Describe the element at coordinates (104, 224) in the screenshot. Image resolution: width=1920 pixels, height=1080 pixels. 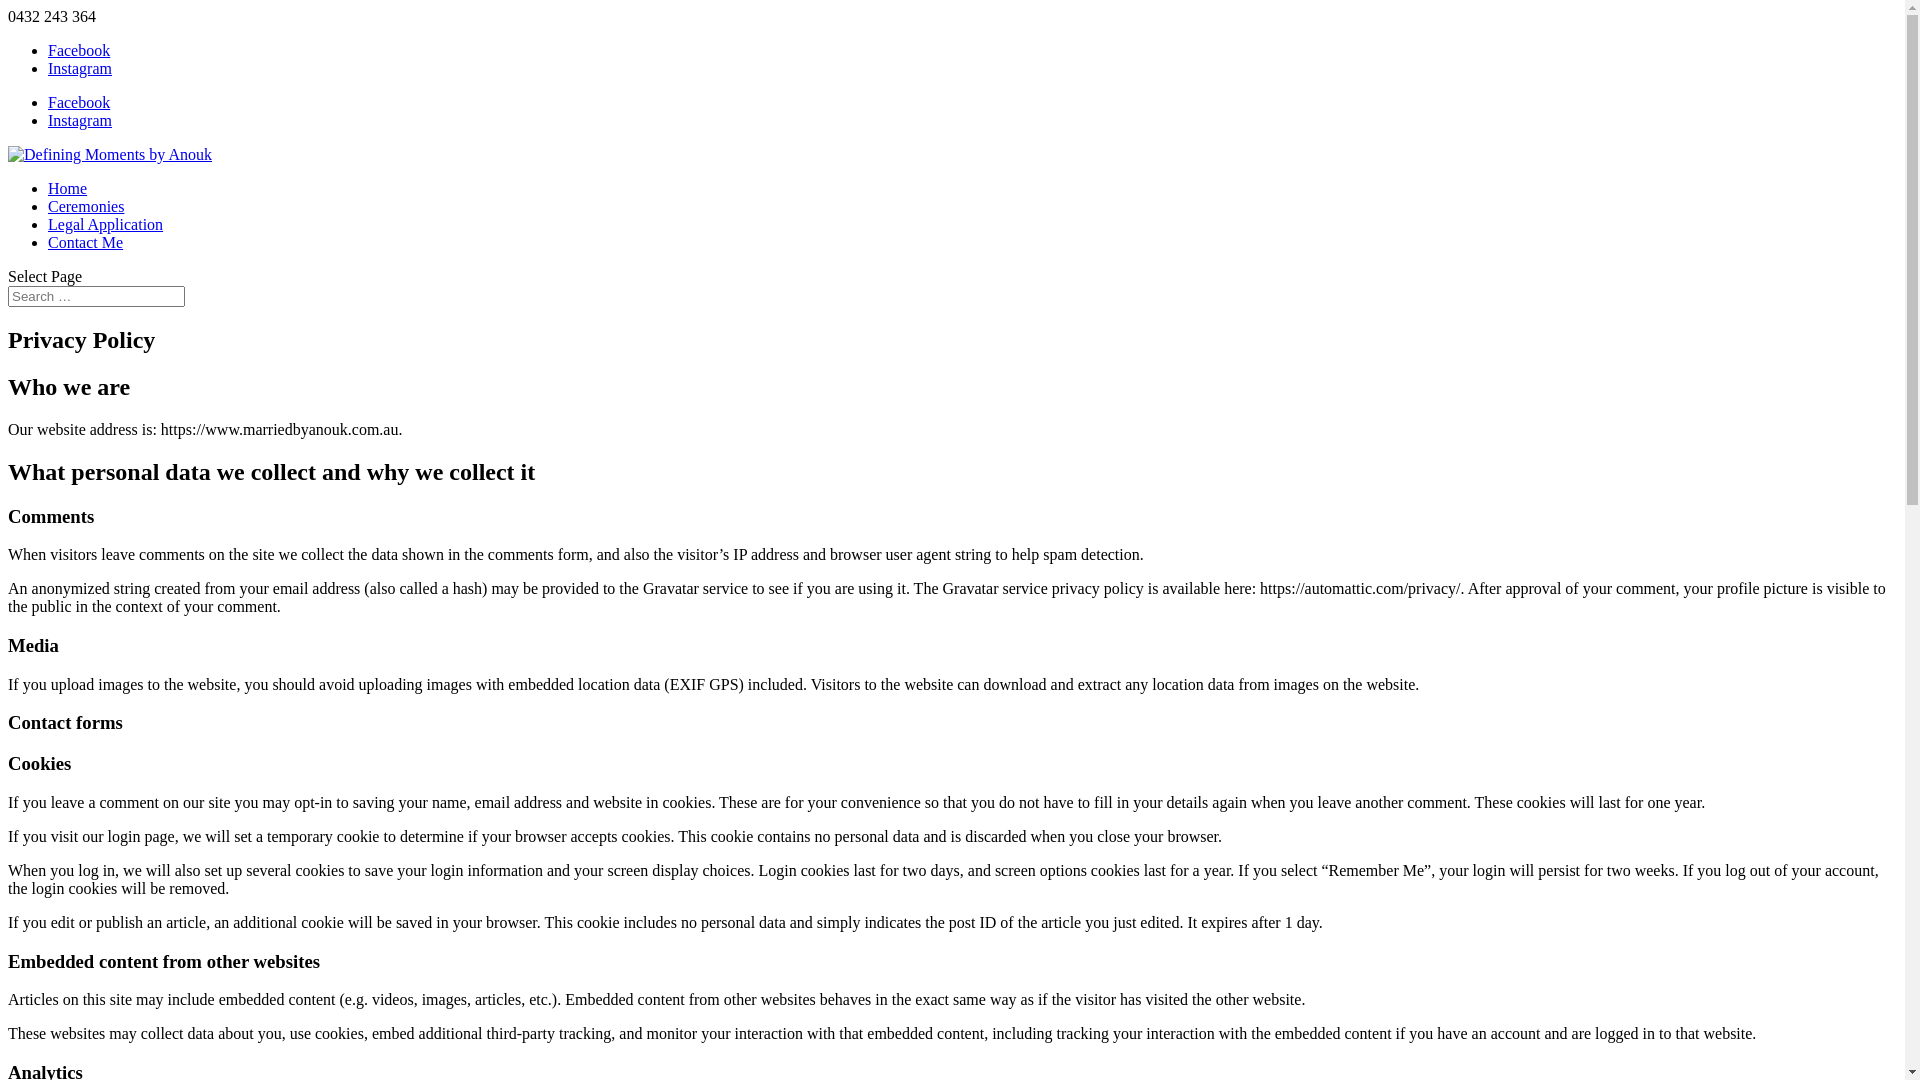
I see `'Legal Application'` at that location.